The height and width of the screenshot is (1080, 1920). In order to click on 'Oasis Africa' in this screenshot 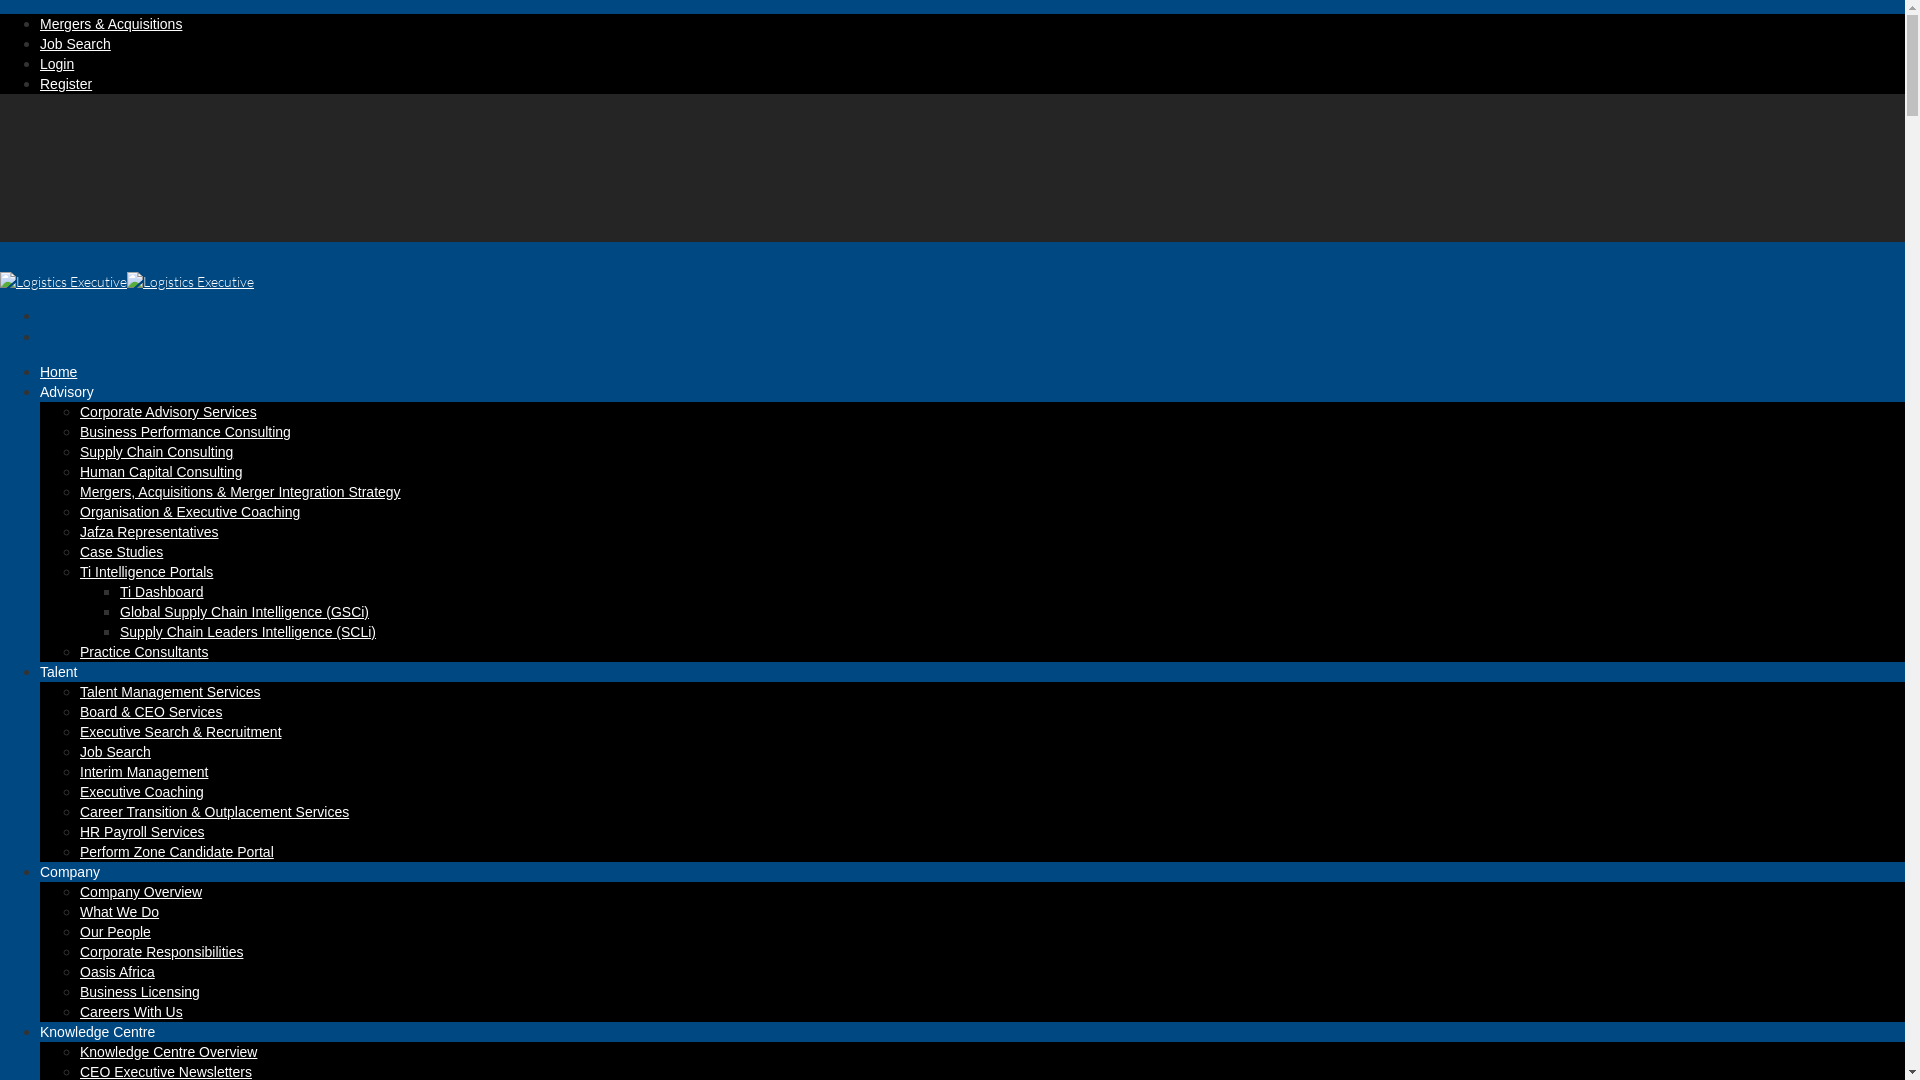, I will do `click(116, 971)`.